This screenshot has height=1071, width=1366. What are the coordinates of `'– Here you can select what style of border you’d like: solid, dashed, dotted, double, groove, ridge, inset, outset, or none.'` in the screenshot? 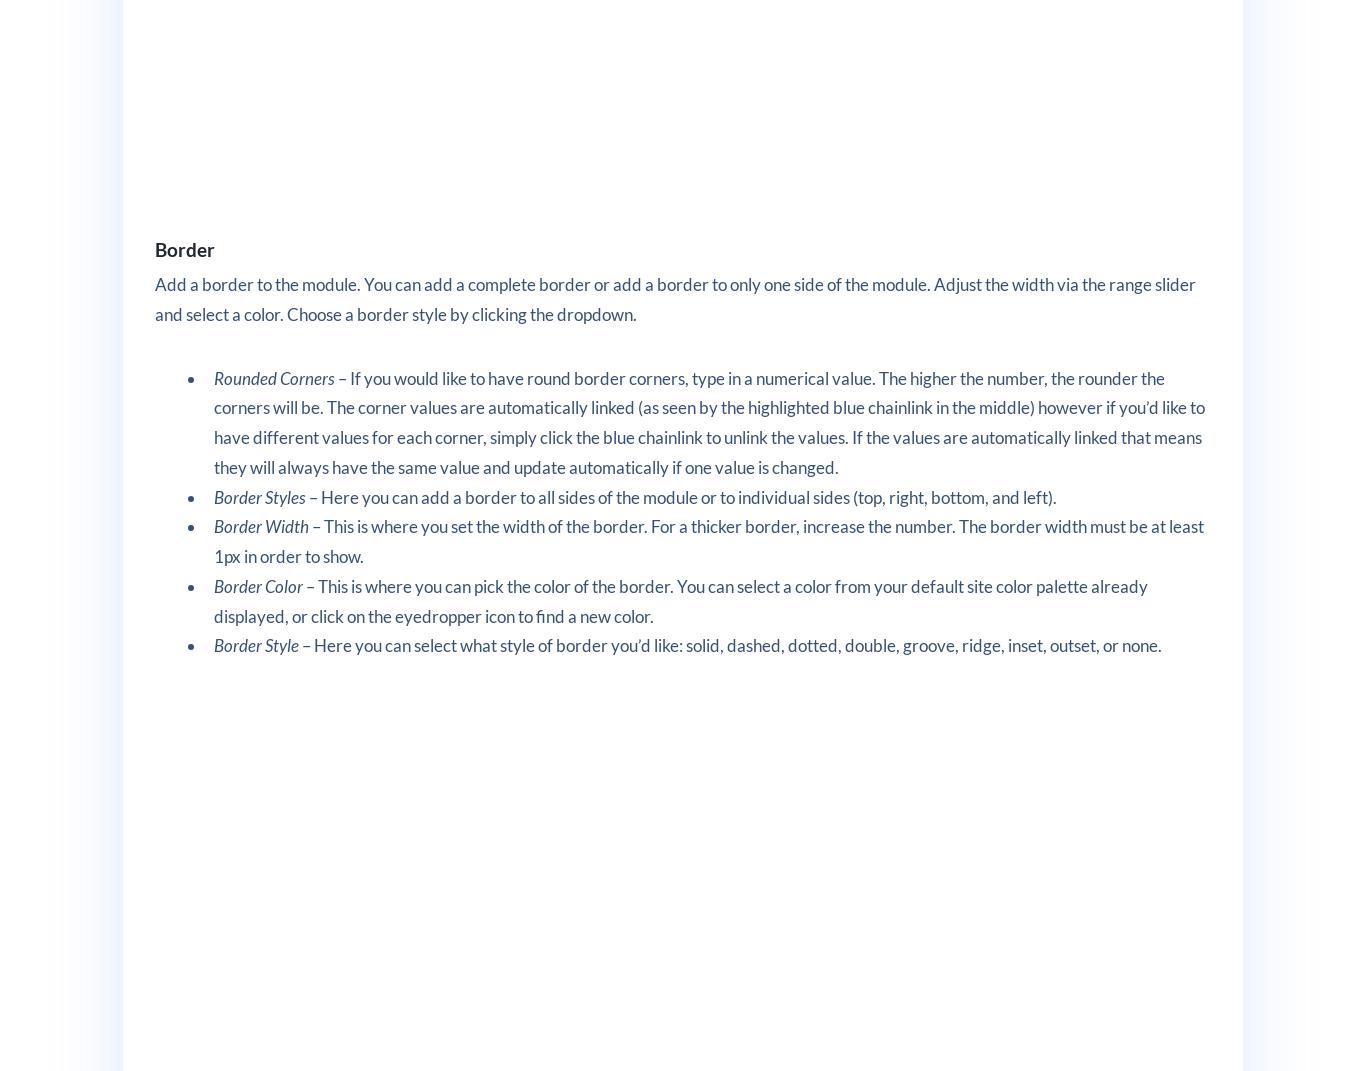 It's located at (730, 644).